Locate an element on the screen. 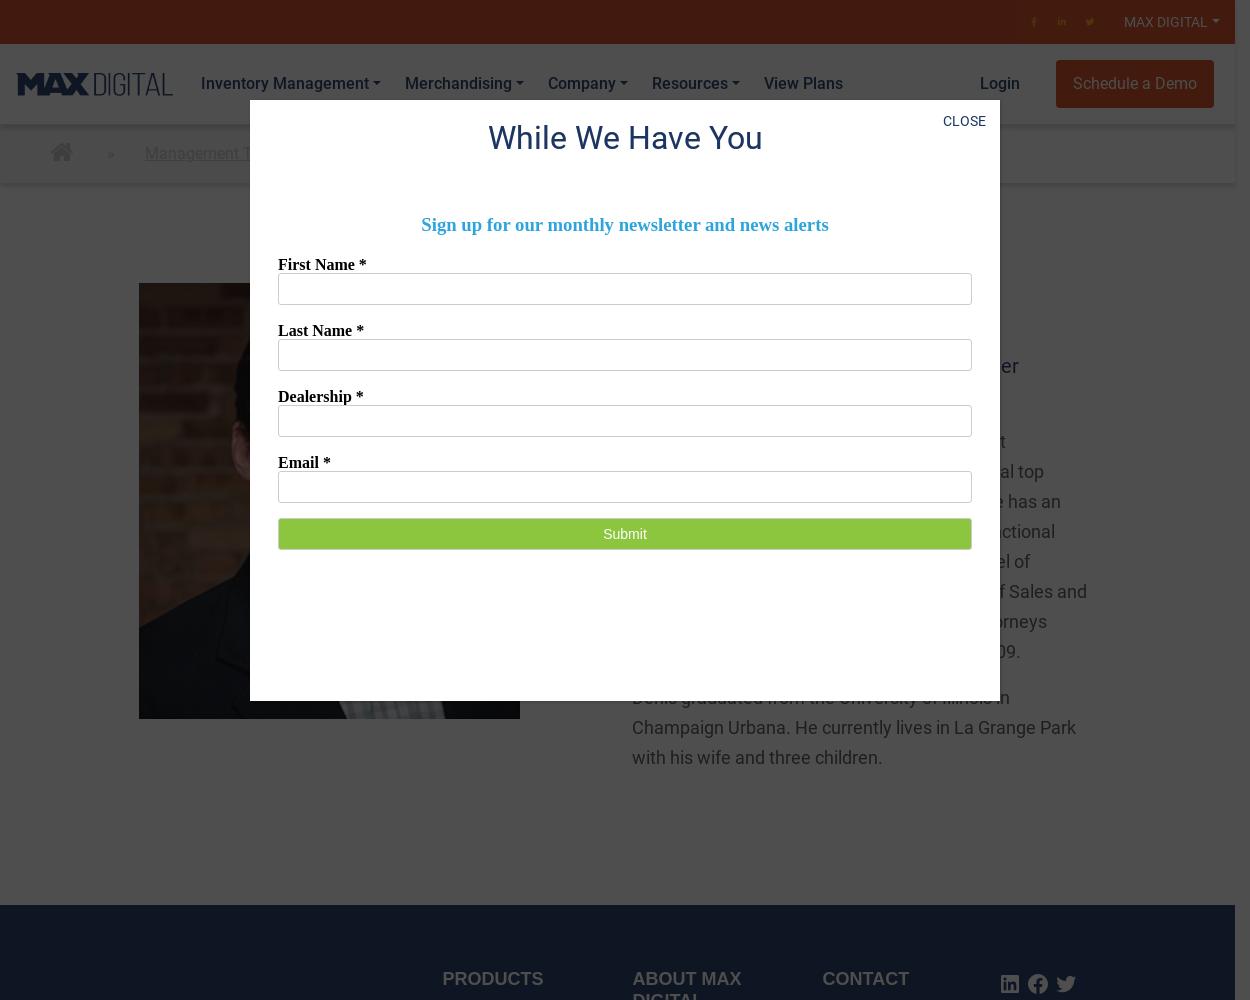 The image size is (1250, 1000). 'Denis graduated from the University of Illinois in Champaign Urbana. He currently lives in La Grange Park with his wife and three children.' is located at coordinates (853, 726).